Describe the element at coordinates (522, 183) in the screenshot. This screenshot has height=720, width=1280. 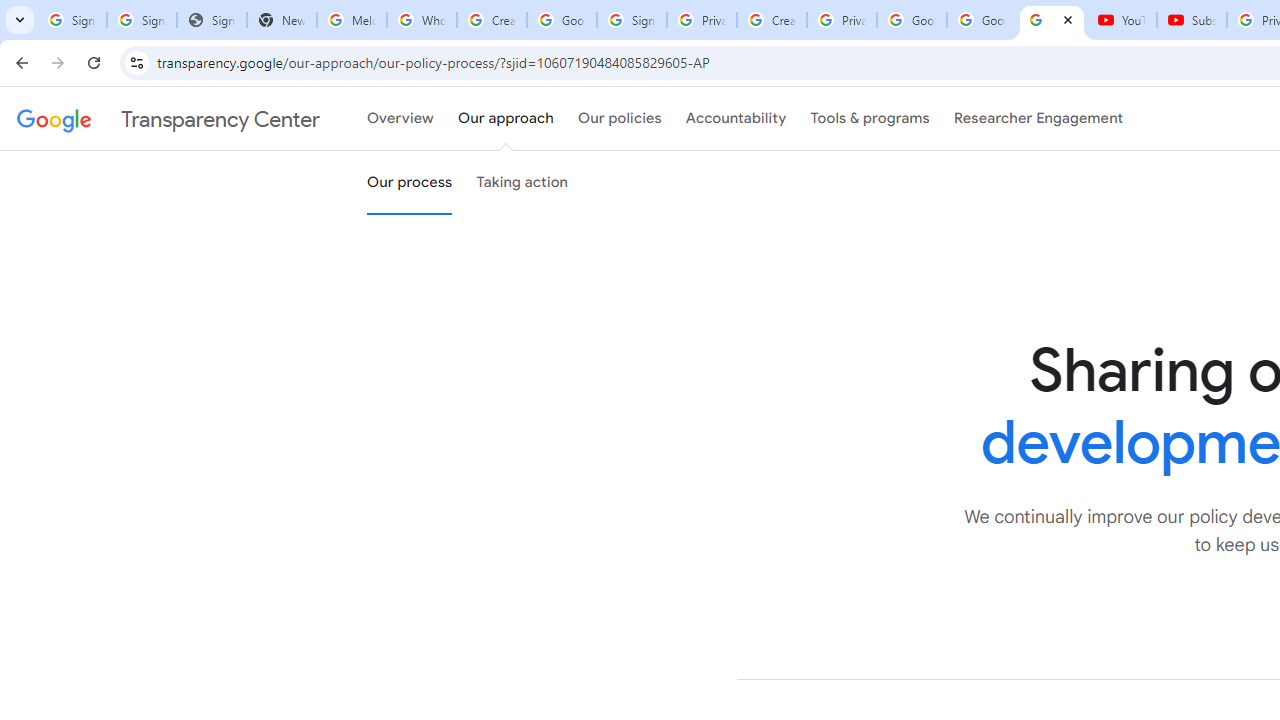
I see `'Taking action'` at that location.